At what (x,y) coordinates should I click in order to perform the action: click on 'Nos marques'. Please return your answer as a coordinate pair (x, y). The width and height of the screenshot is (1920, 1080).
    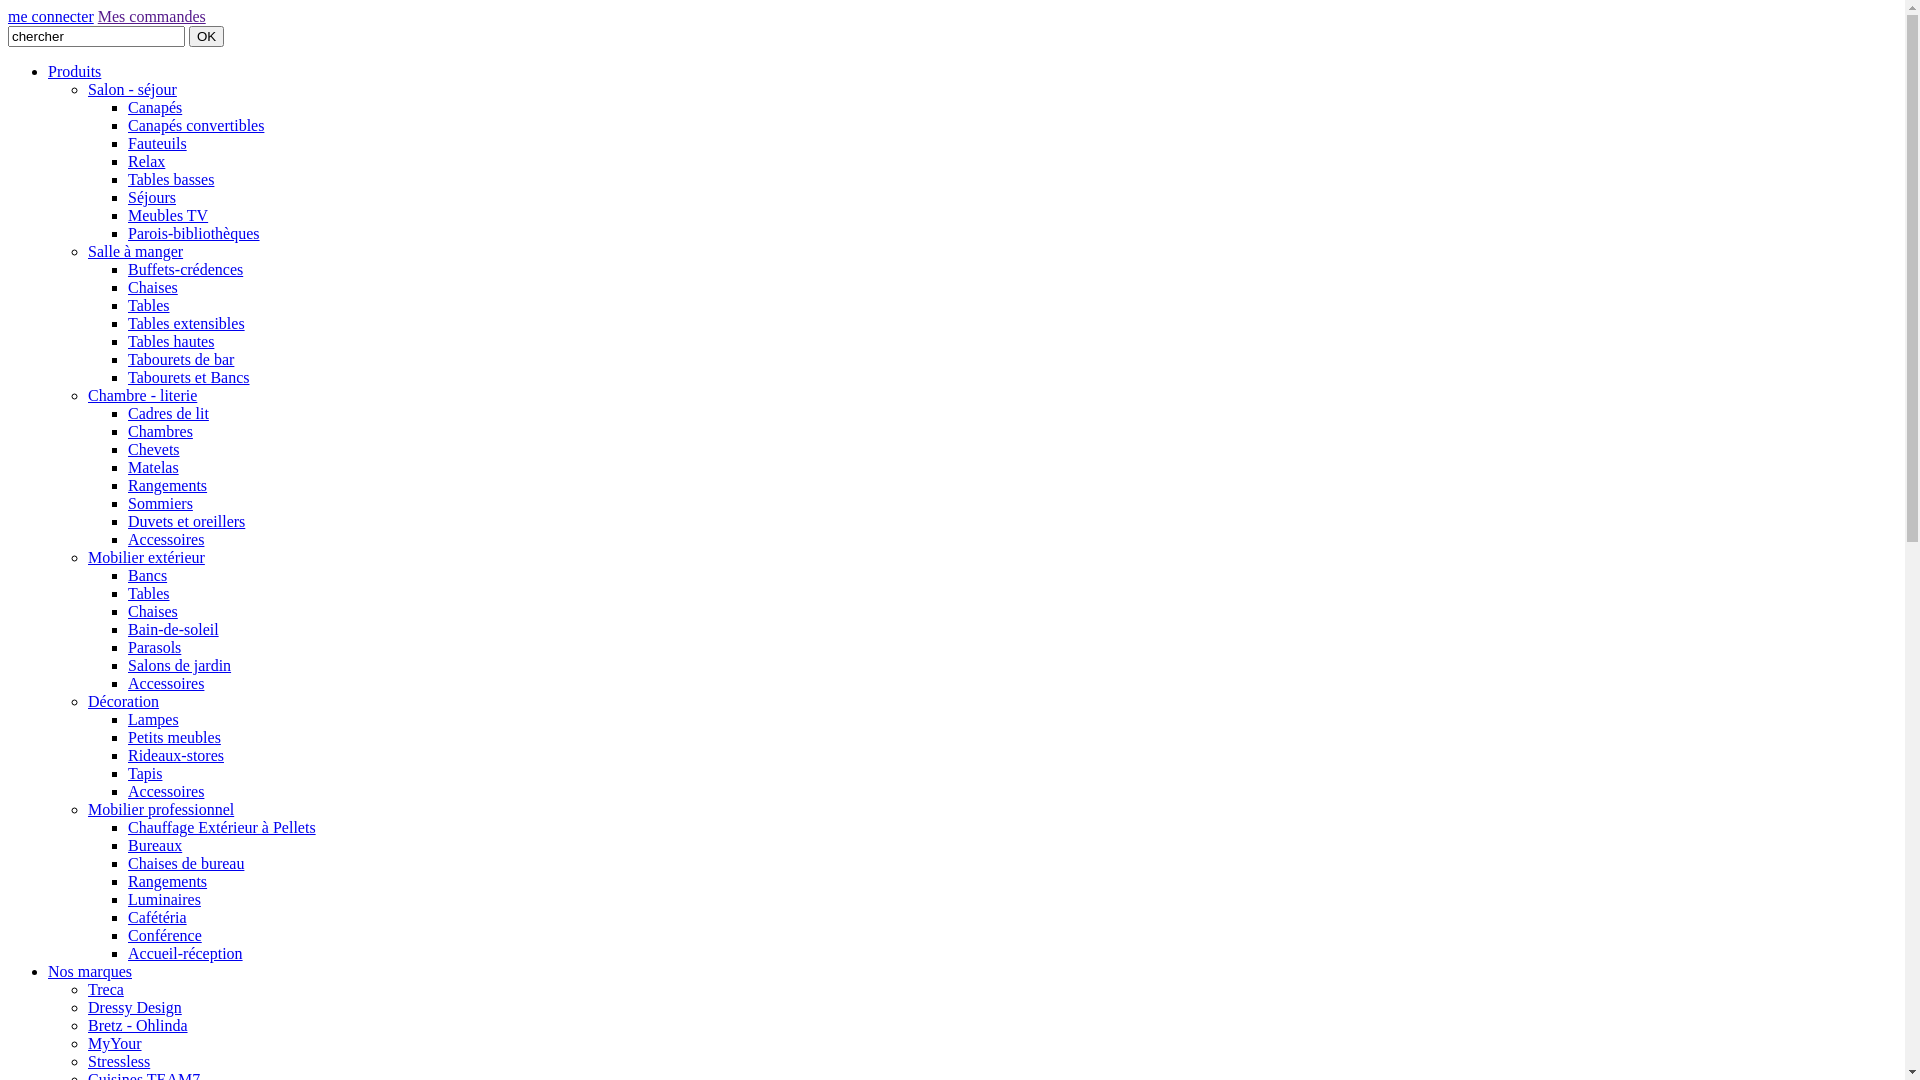
    Looking at the image, I should click on (48, 970).